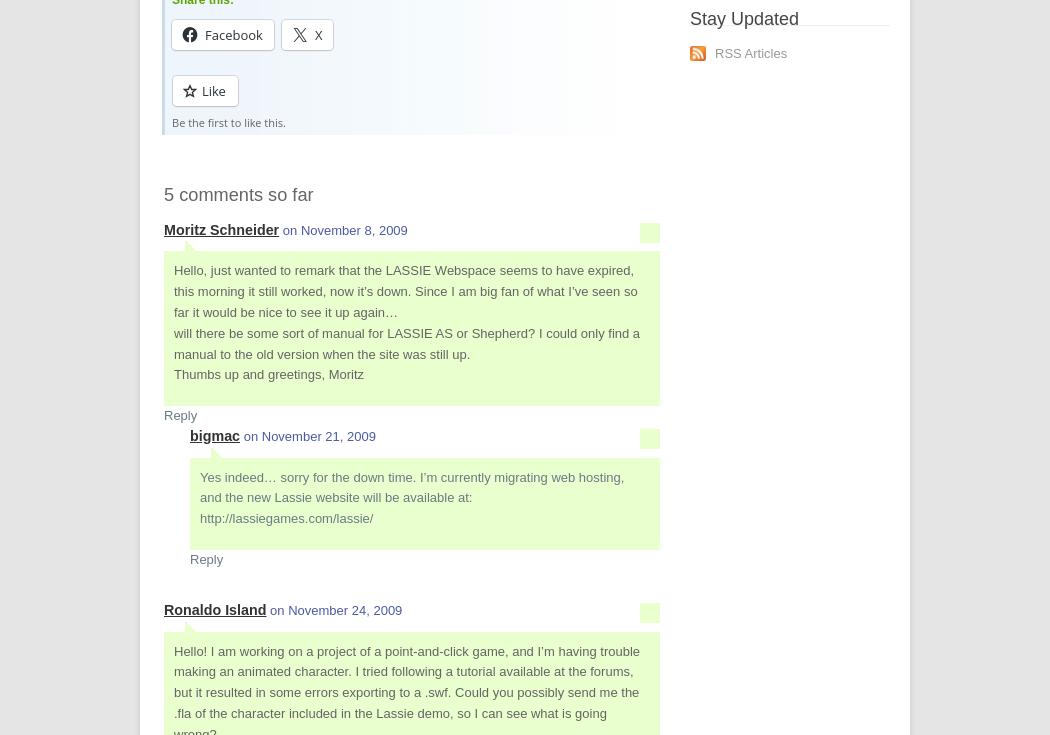  What do you see at coordinates (406, 342) in the screenshot?
I see `'will there be some sort of manual for LASSIE AS or Shepherd? I could only find a manual to the old version when the site was still up.'` at bounding box center [406, 342].